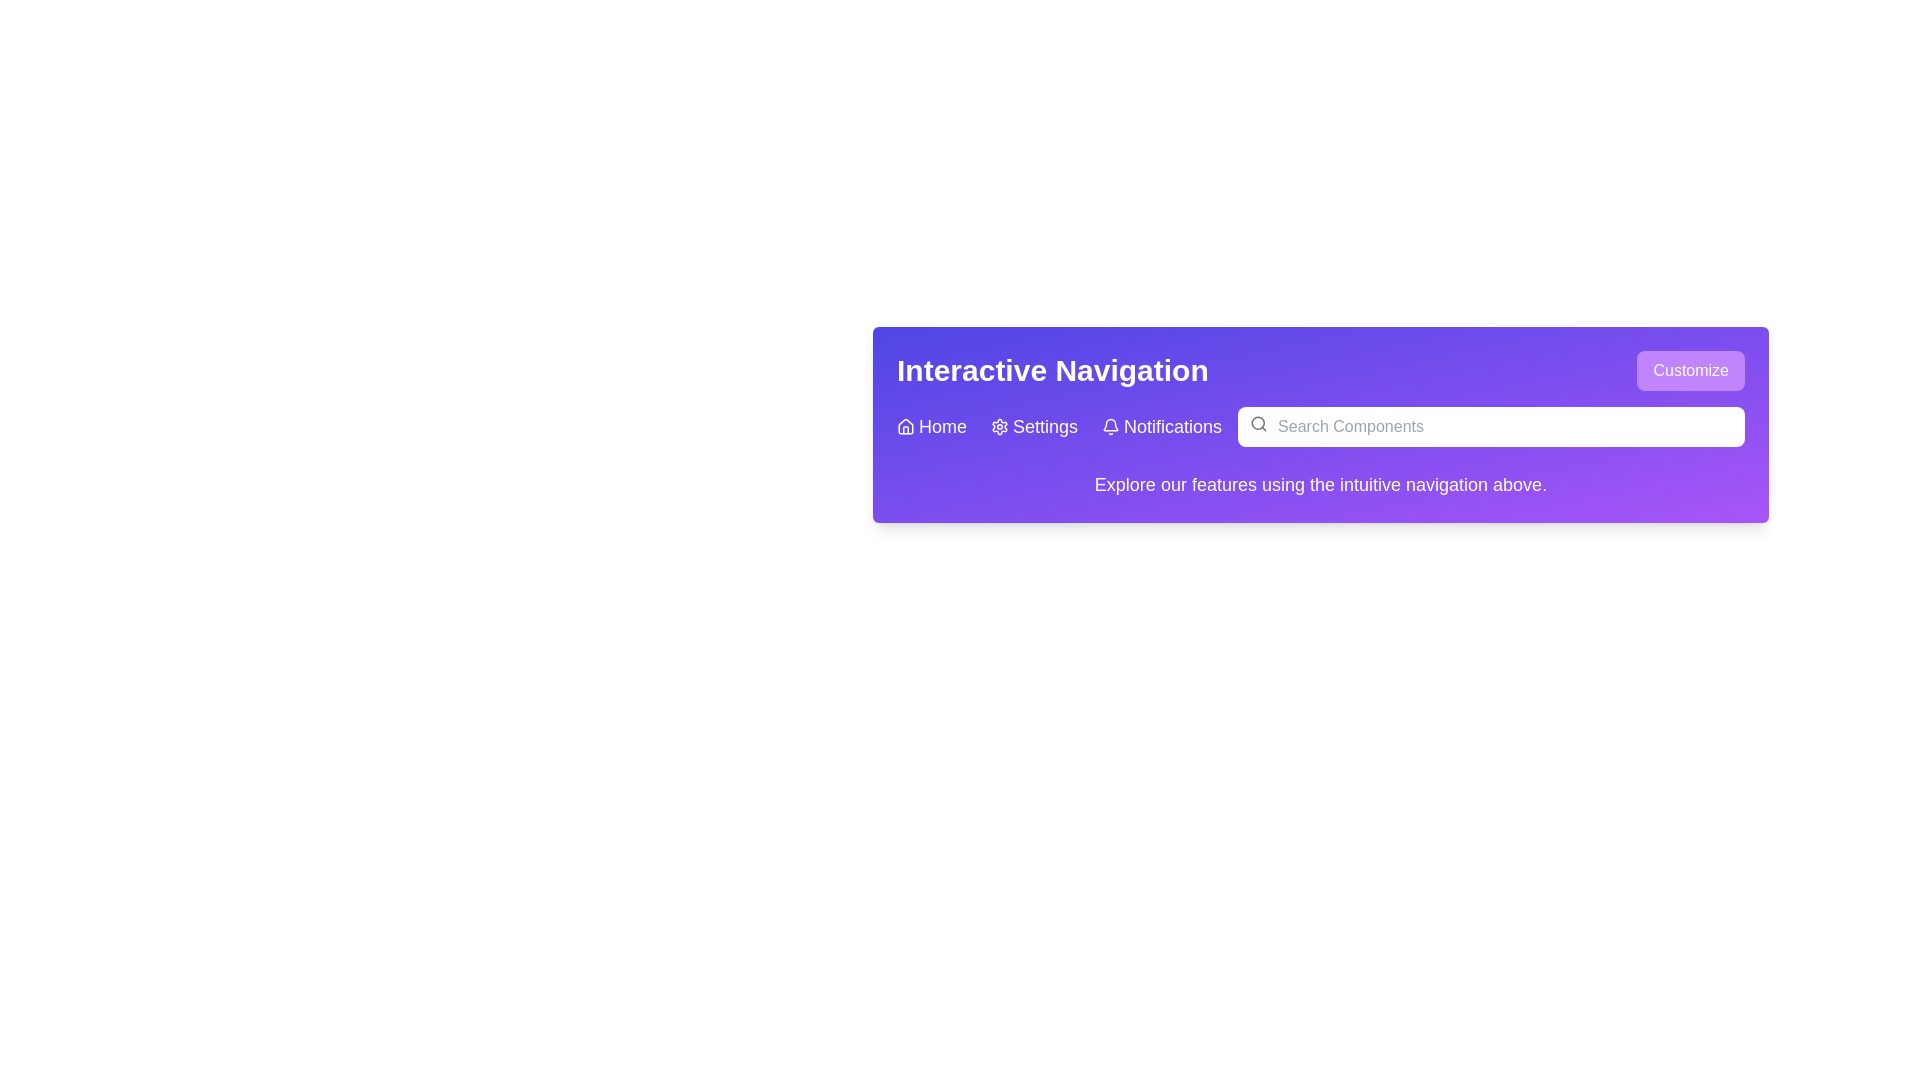 This screenshot has height=1080, width=1920. What do you see at coordinates (905, 426) in the screenshot?
I see `the 'Home' icon located on the left side of the navigation bar` at bounding box center [905, 426].